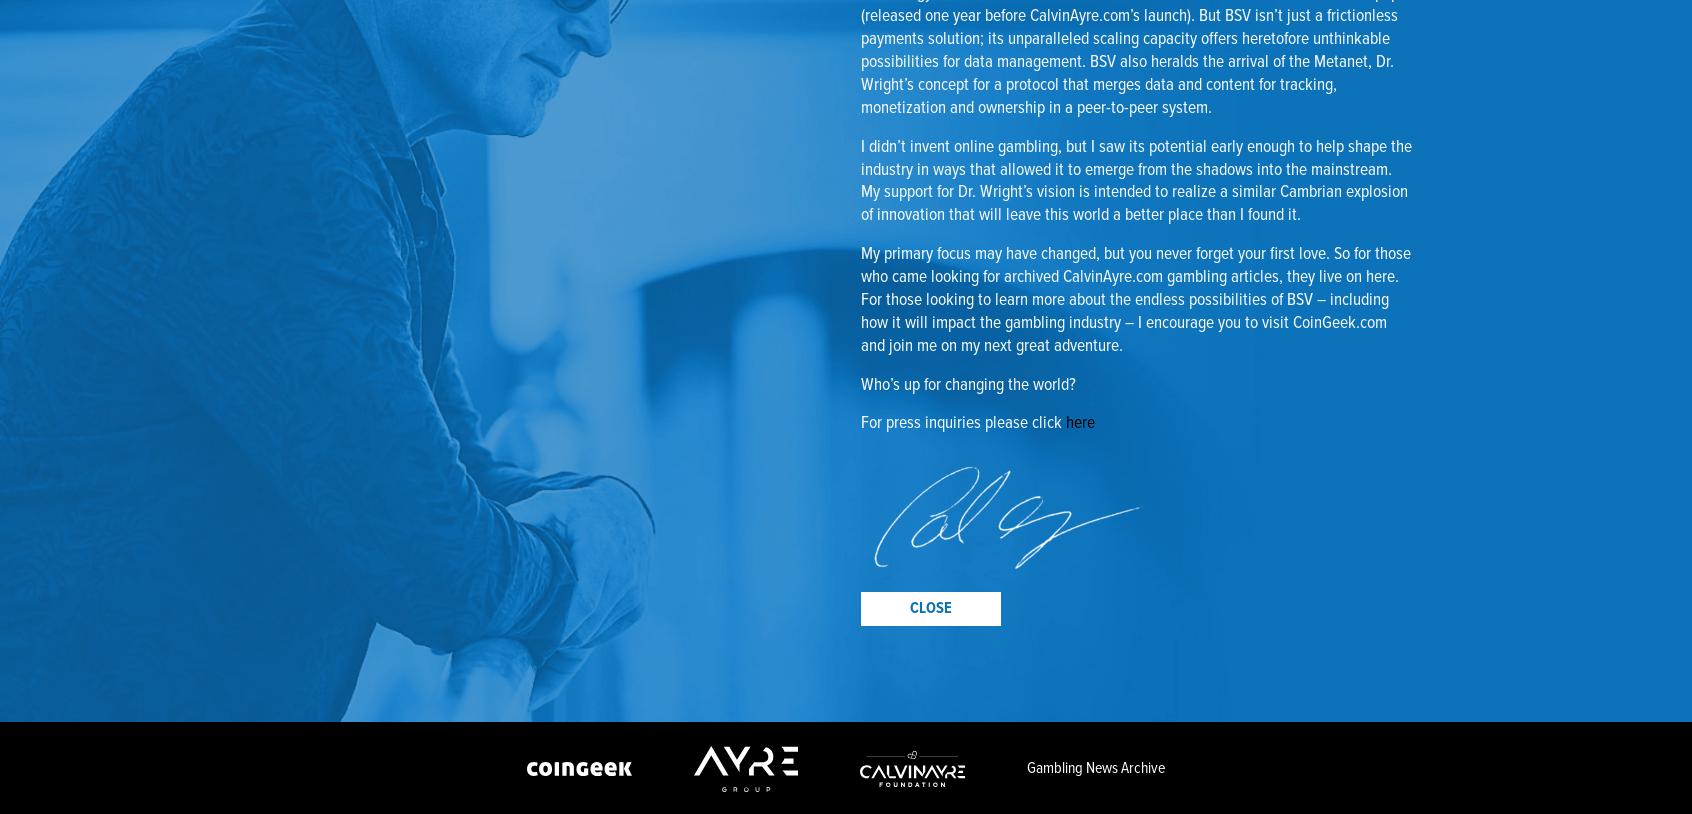  What do you see at coordinates (1340, 322) in the screenshot?
I see `'CoinGeek.com'` at bounding box center [1340, 322].